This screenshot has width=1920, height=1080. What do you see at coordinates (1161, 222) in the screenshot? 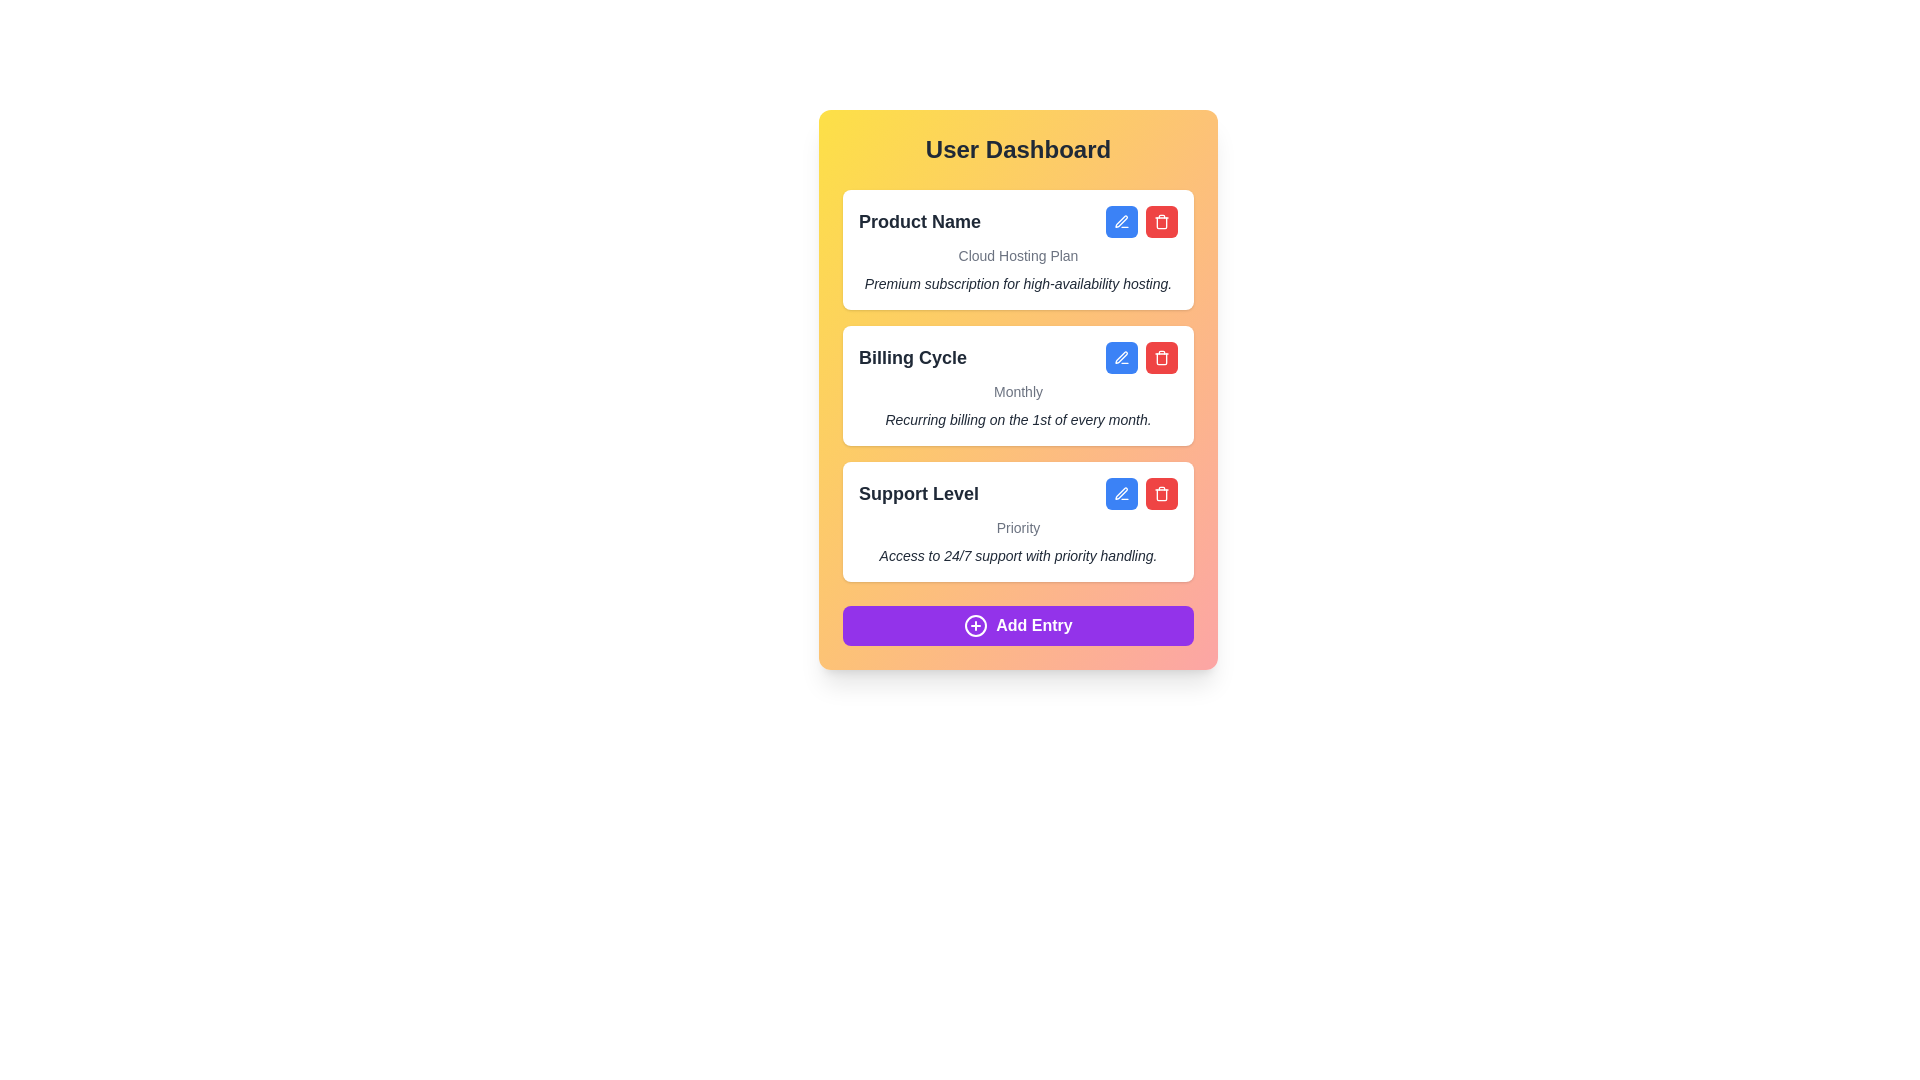
I see `the small, square red button with a white trash can icon located at the top-right corner of the 'Product Name' section` at bounding box center [1161, 222].